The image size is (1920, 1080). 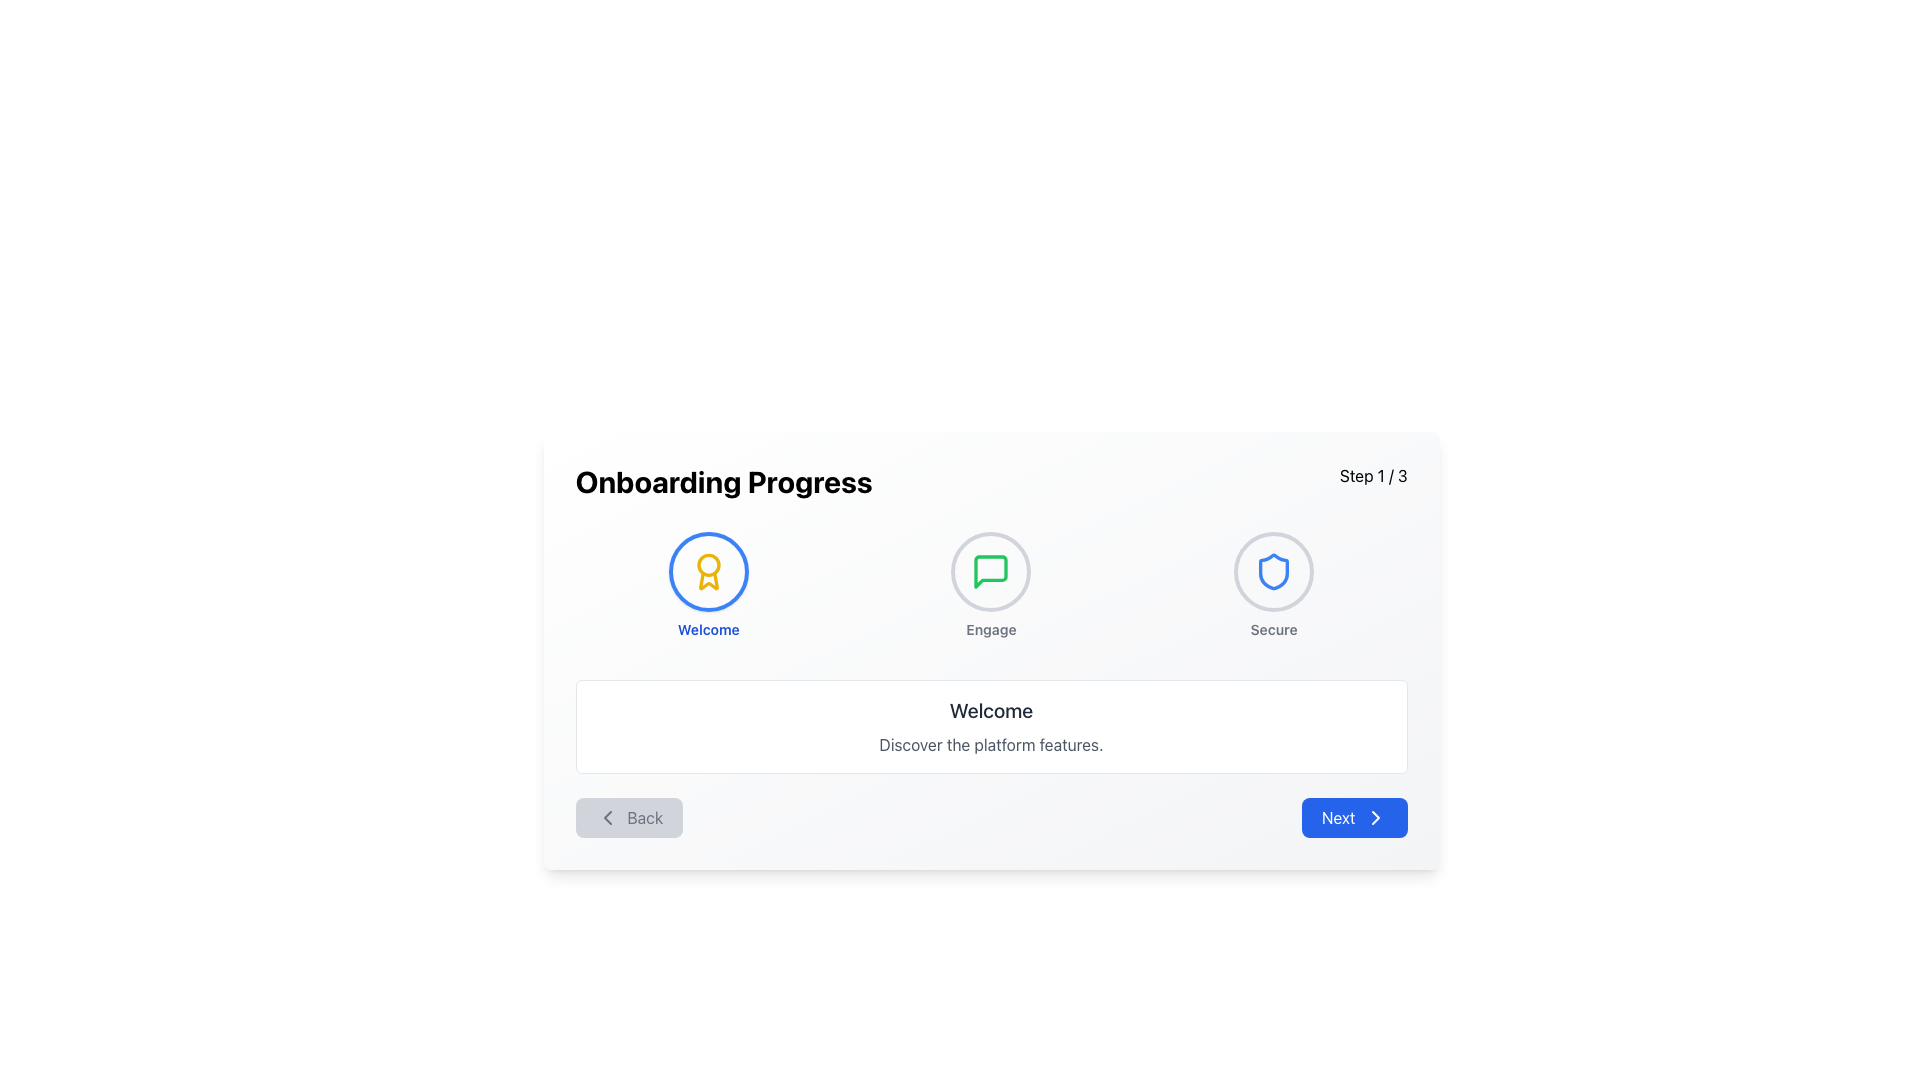 I want to click on the right-pointing chevron icon within the 'Next' button located at the lower-right corner of the interface, so click(x=1374, y=817).